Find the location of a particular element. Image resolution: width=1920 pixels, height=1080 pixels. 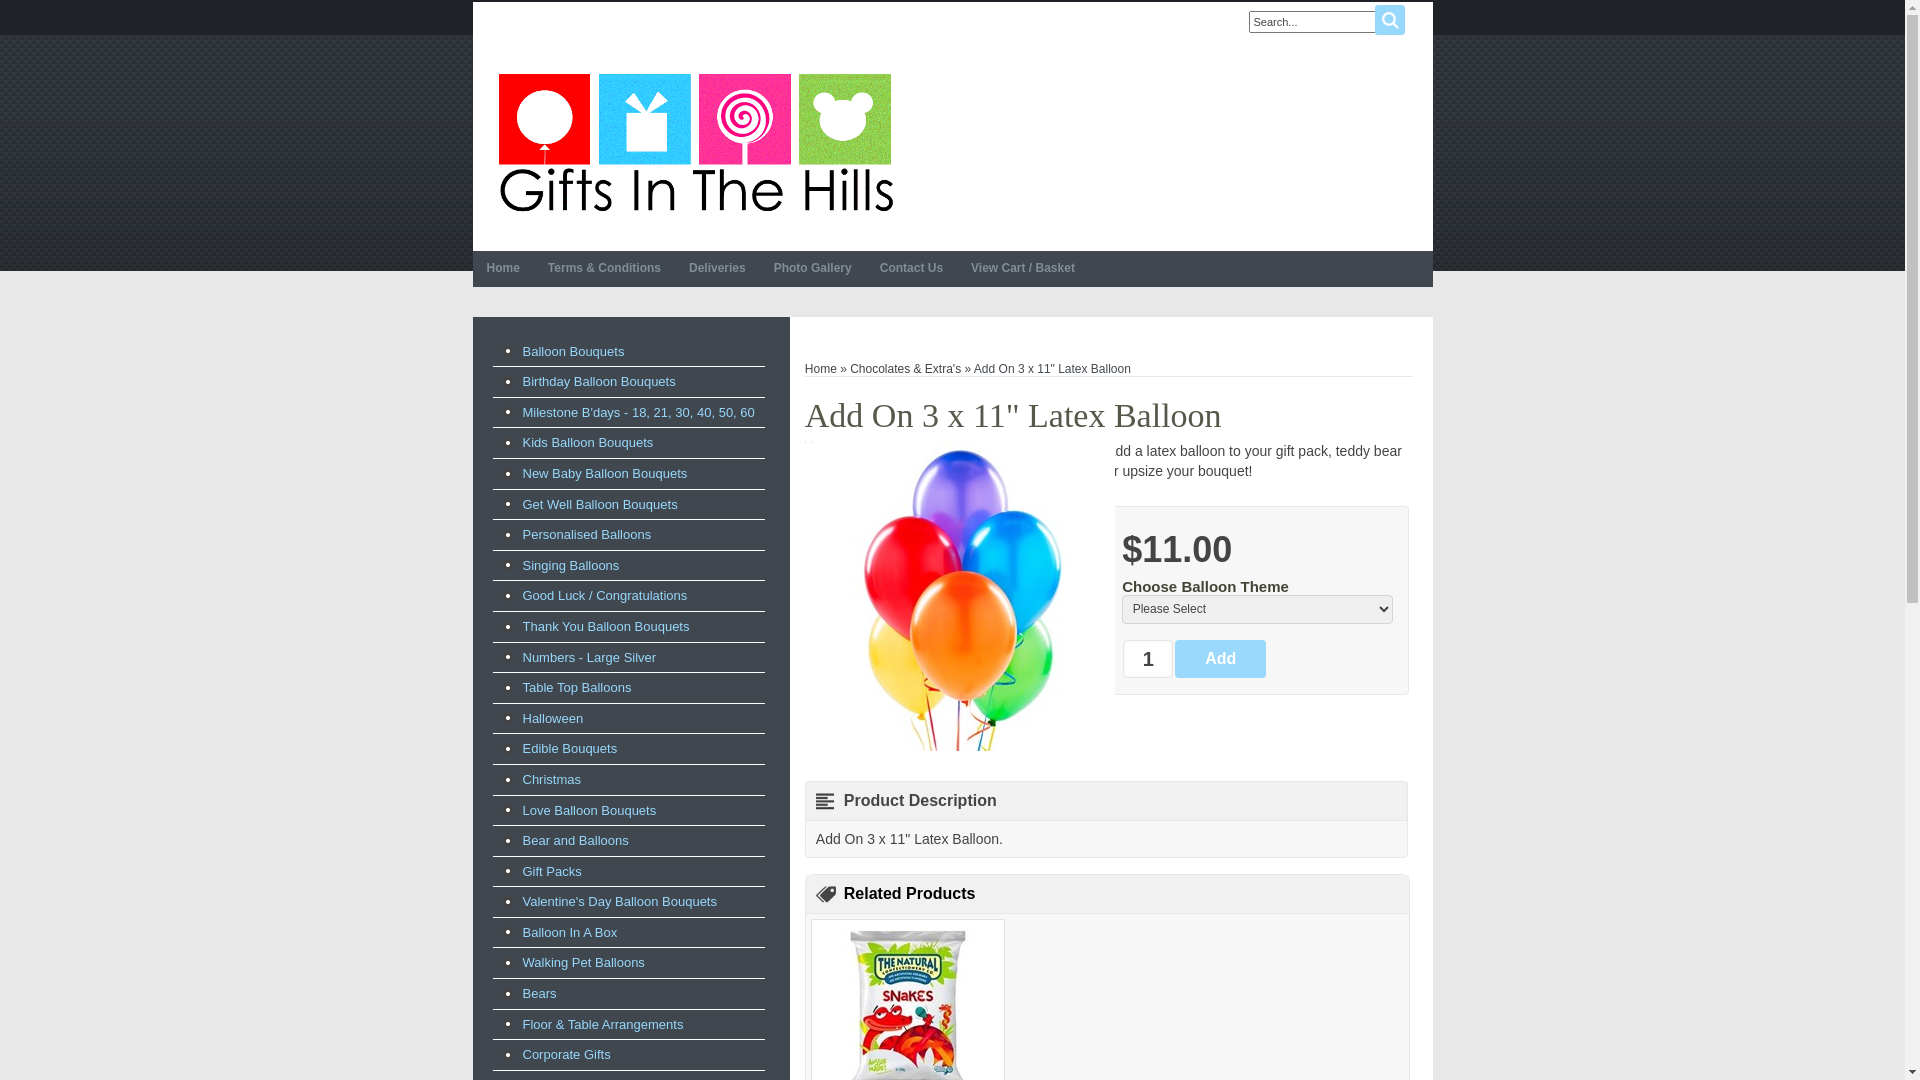

'Deliveries' is located at coordinates (717, 268).